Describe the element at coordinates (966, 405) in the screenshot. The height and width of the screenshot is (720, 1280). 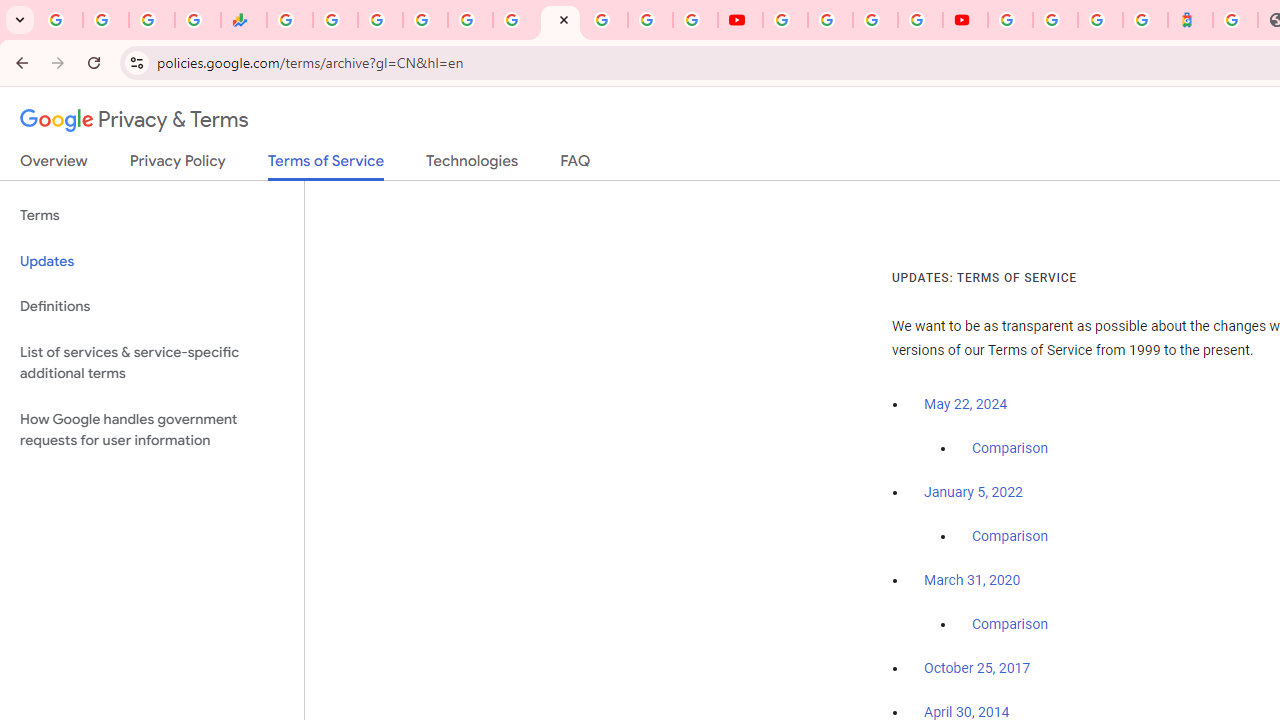
I see `'May 22, 2024'` at that location.